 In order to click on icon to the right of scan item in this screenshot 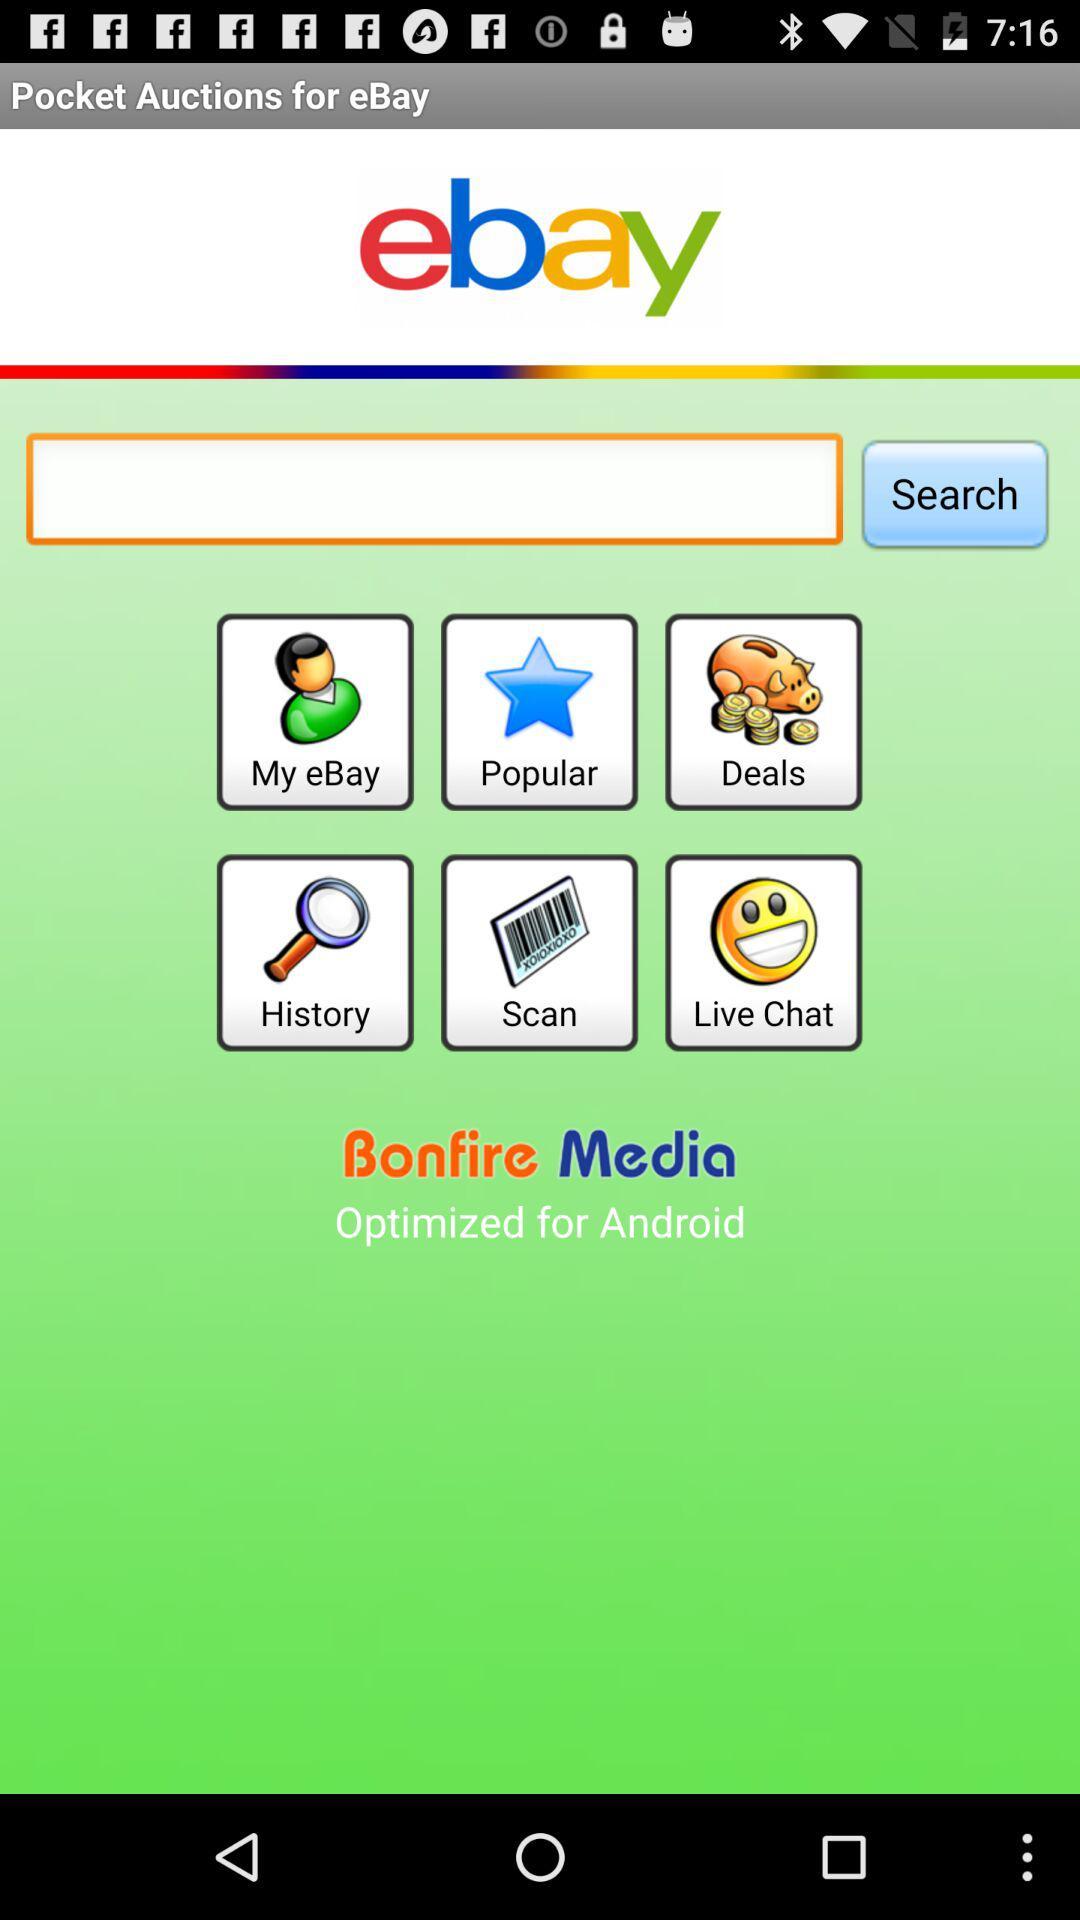, I will do `click(763, 951)`.